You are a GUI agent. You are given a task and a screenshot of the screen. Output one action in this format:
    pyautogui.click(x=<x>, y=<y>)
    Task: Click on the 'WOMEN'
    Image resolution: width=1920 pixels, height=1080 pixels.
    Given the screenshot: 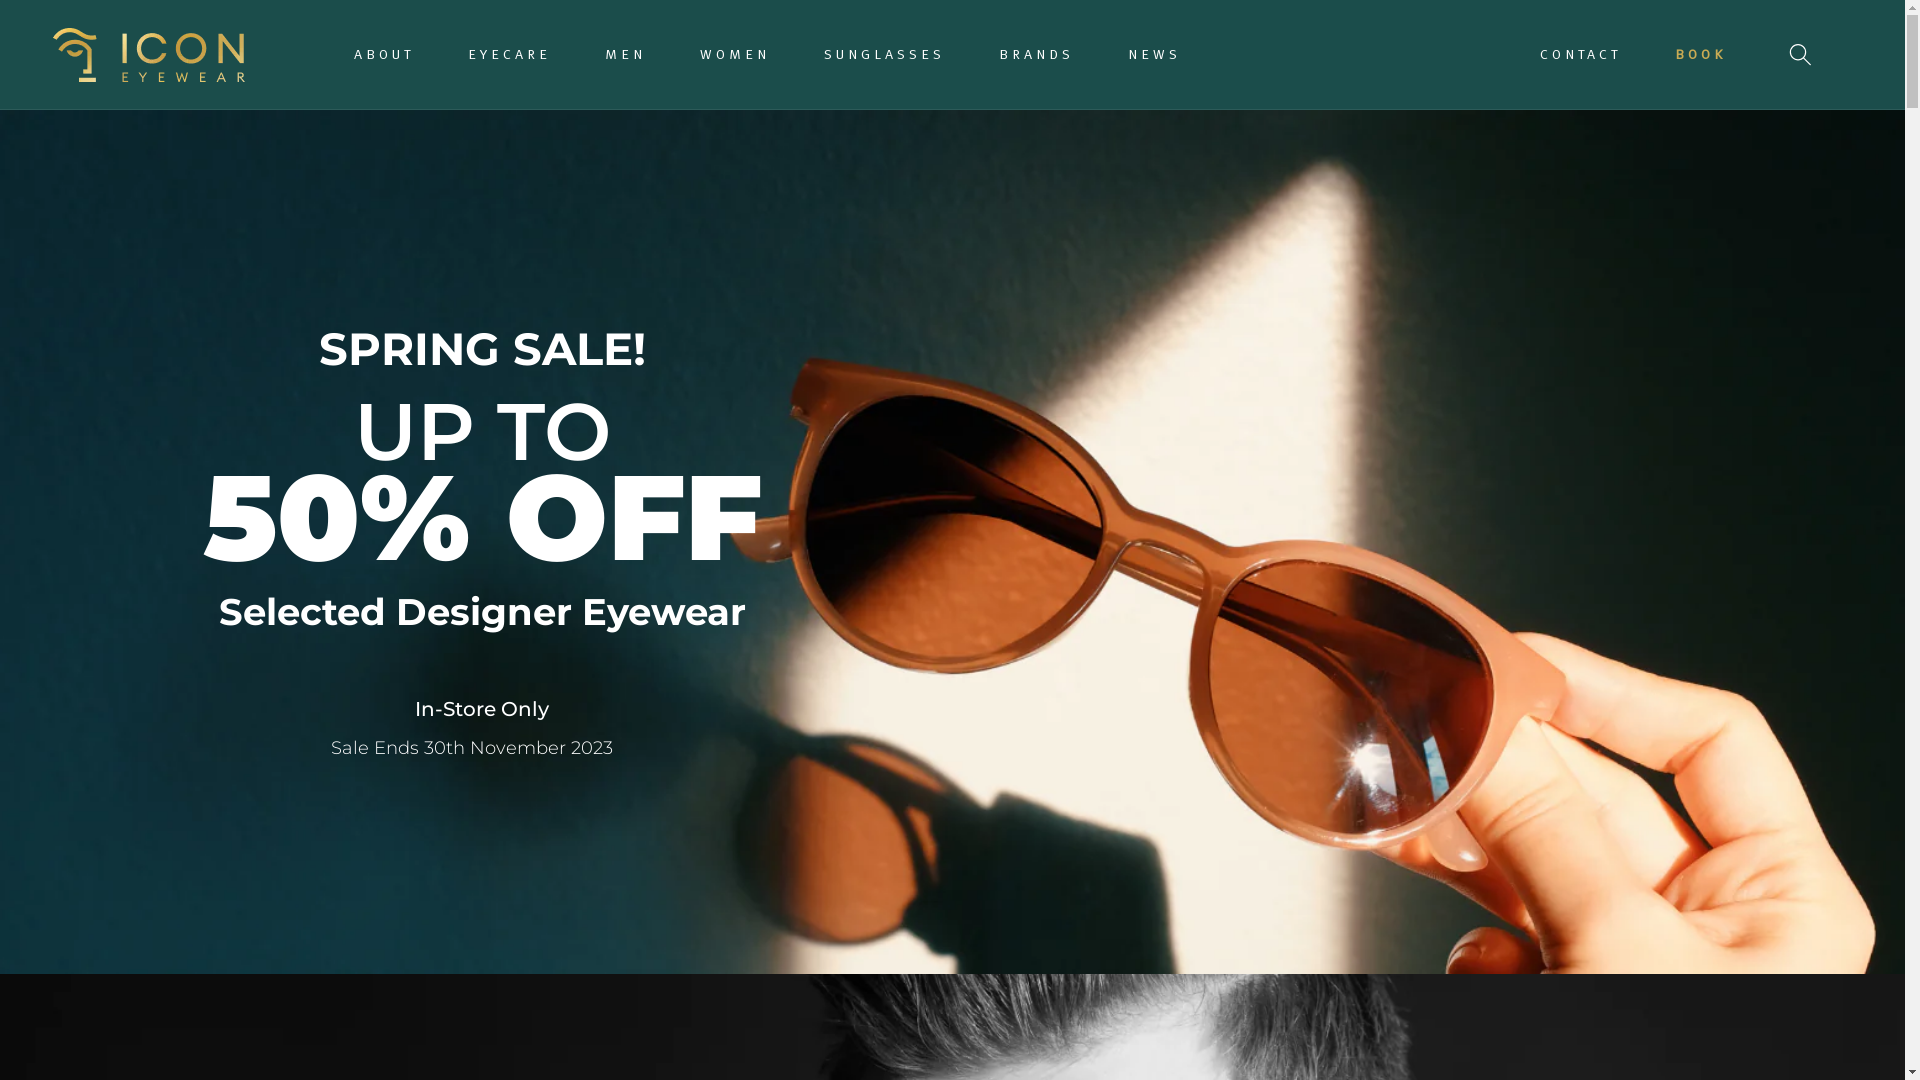 What is the action you would take?
    pyautogui.click(x=687, y=53)
    